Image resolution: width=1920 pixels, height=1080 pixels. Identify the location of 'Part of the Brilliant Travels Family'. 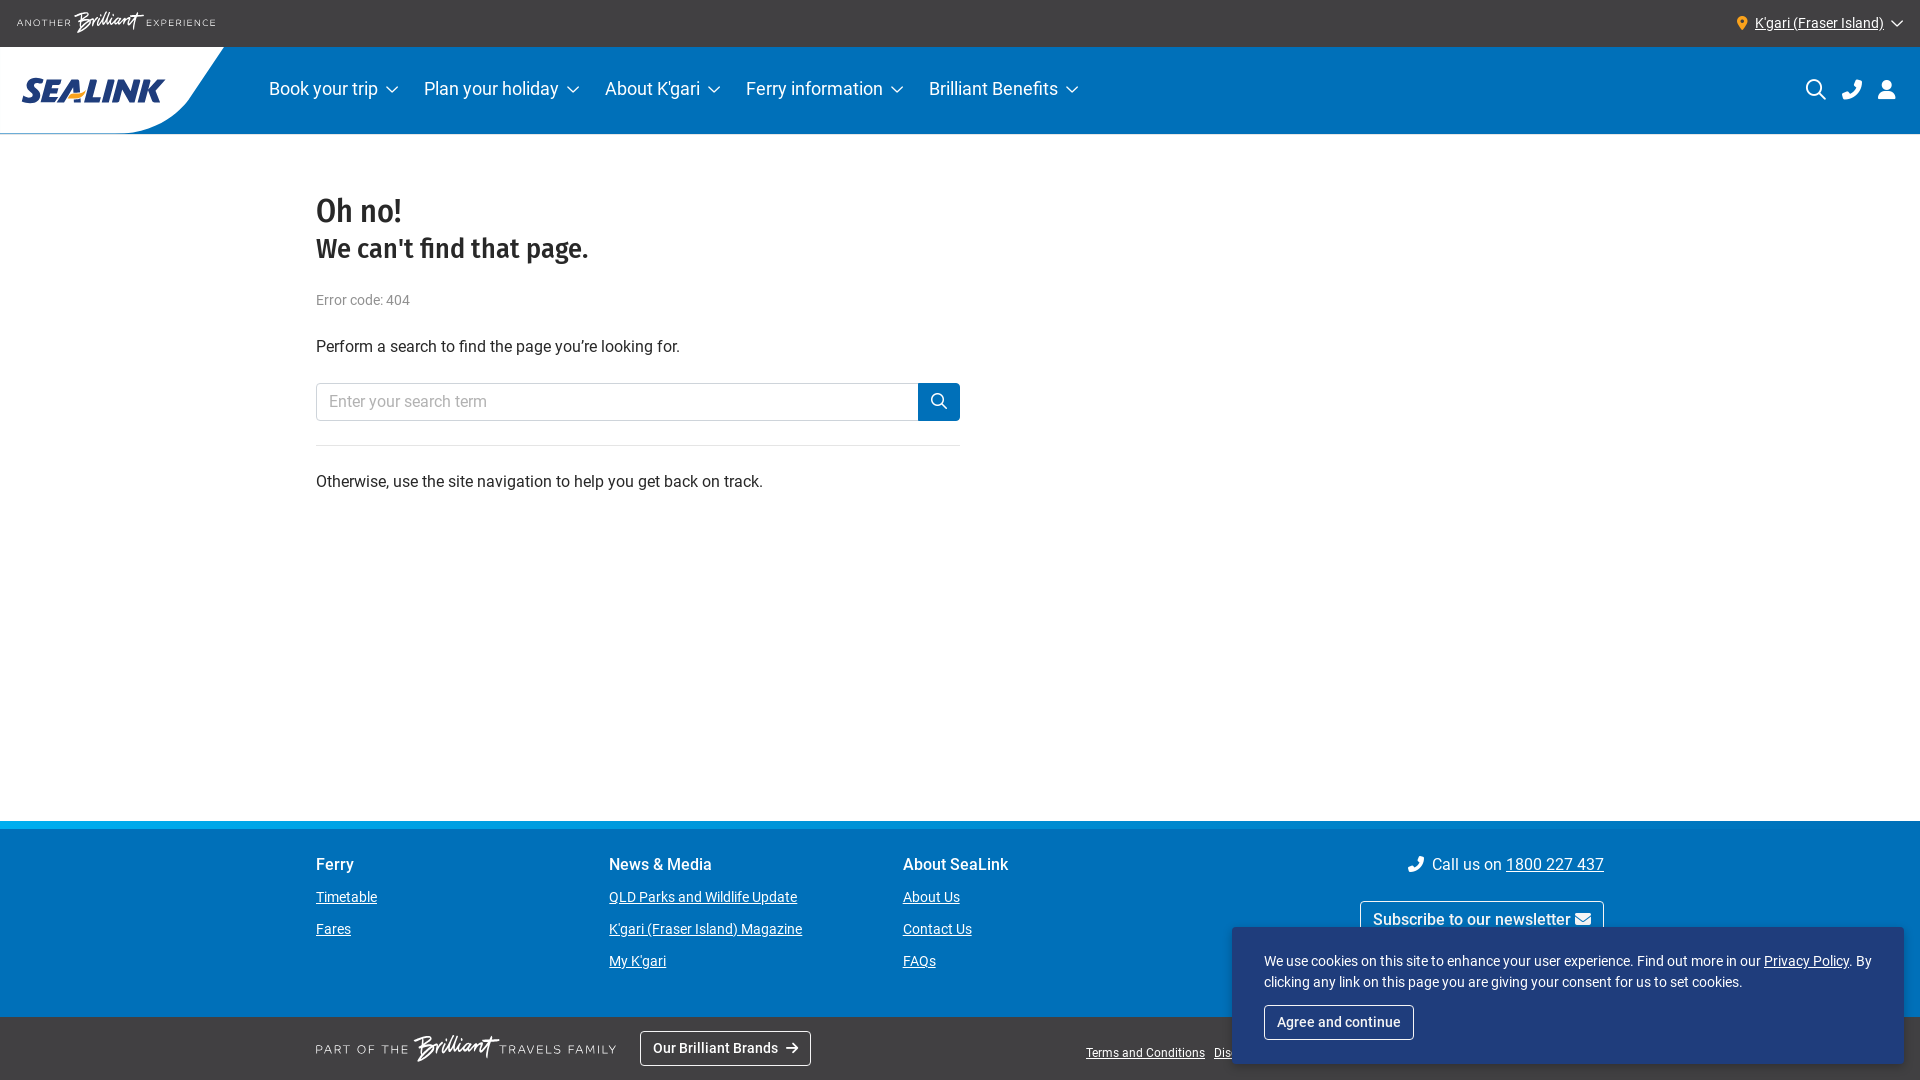
(464, 1047).